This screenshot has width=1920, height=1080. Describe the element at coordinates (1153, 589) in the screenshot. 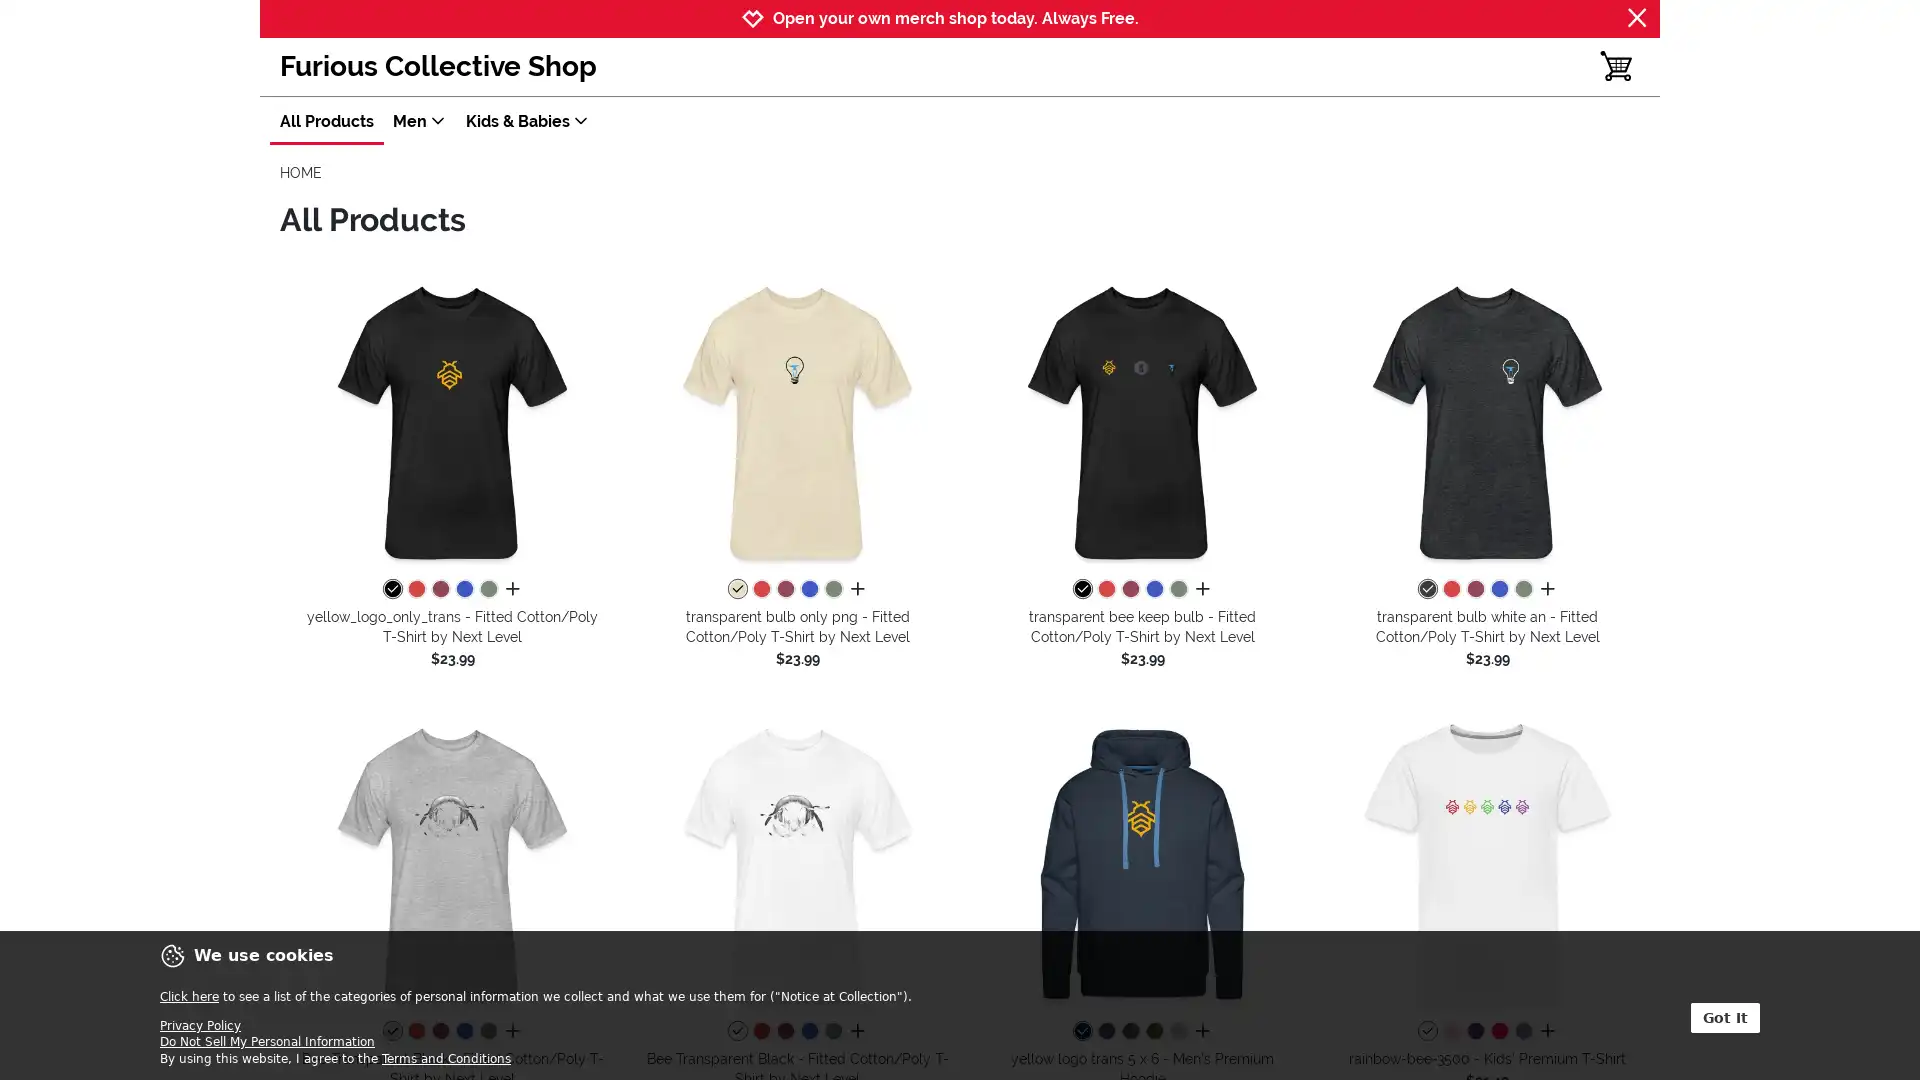

I see `heather royal` at that location.